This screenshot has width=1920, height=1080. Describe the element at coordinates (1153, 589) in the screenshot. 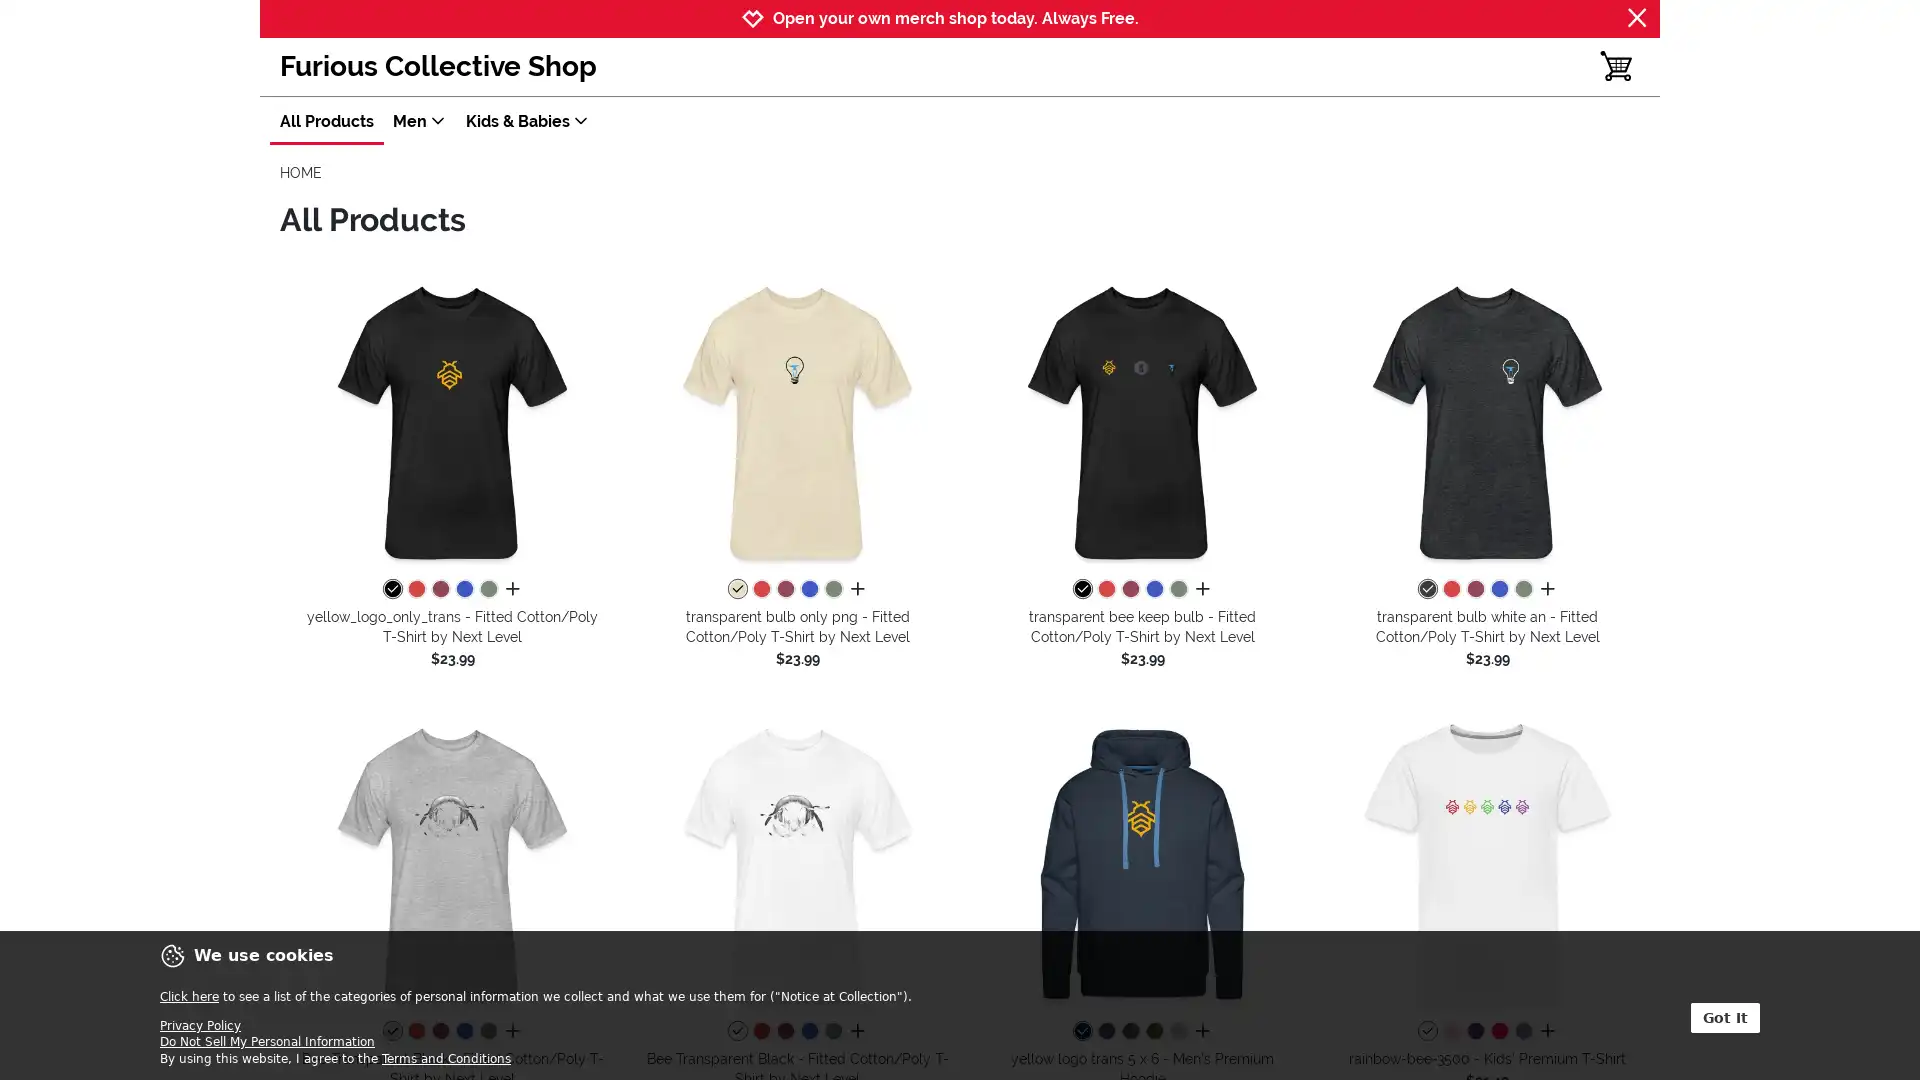

I see `heather royal` at that location.